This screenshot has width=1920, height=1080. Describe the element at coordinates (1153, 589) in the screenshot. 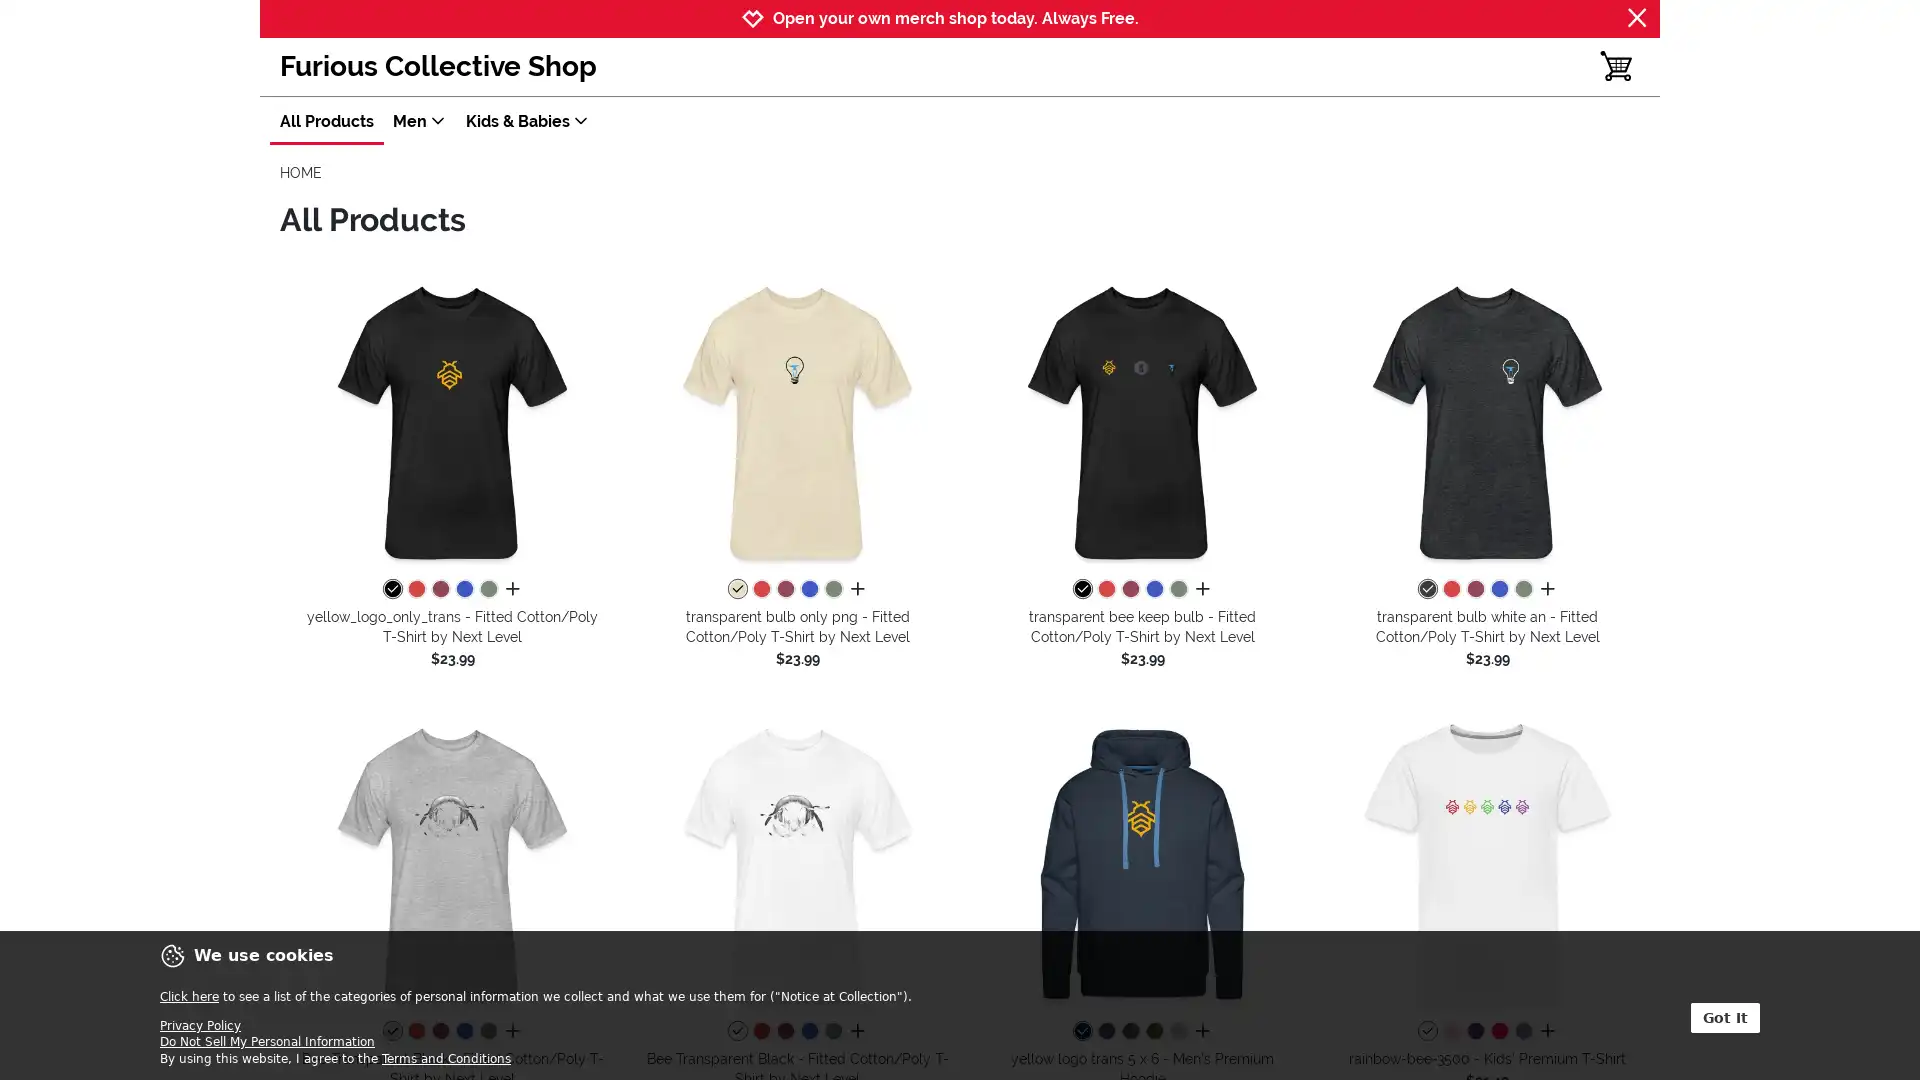

I see `heather royal` at that location.